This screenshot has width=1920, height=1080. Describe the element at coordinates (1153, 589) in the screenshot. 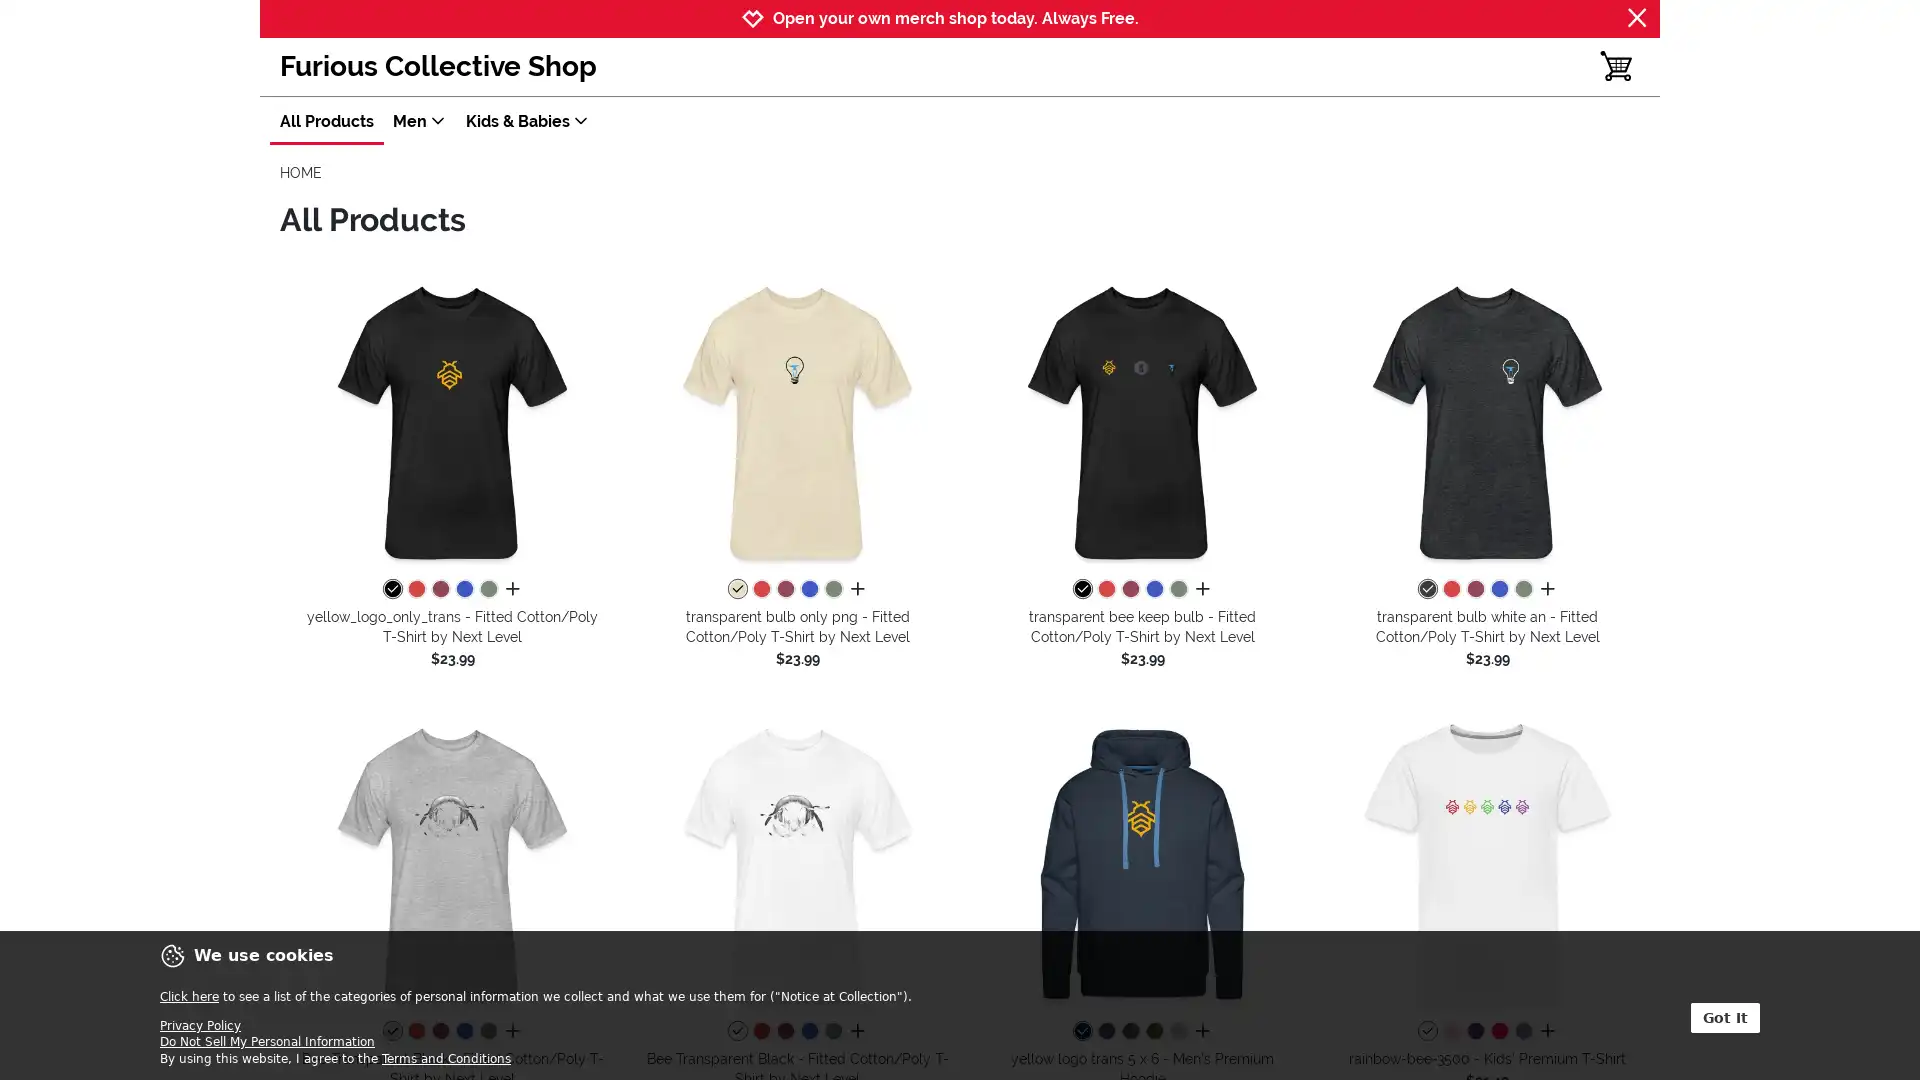

I see `heather royal` at that location.